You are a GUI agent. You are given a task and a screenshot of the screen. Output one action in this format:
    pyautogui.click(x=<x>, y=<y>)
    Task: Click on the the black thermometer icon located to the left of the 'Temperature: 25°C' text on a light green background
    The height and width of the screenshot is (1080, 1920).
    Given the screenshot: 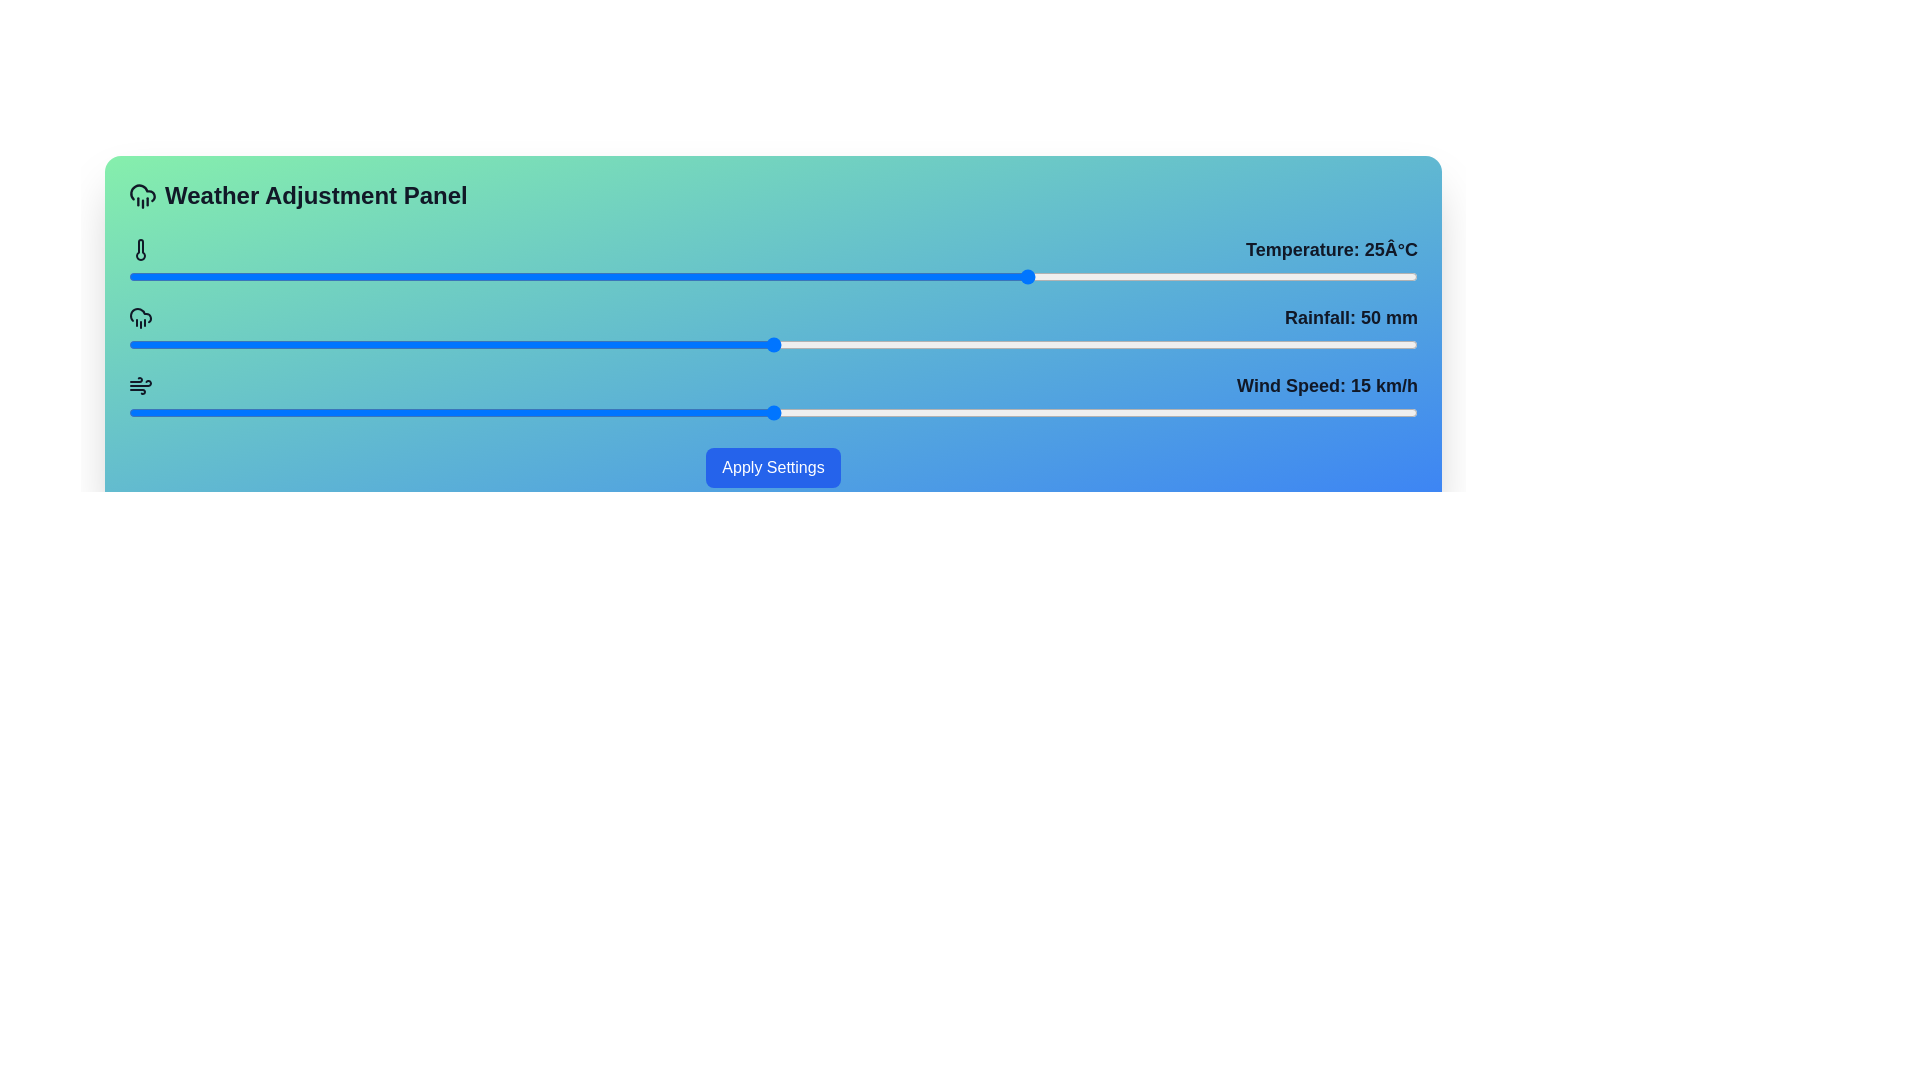 What is the action you would take?
    pyautogui.click(x=139, y=249)
    